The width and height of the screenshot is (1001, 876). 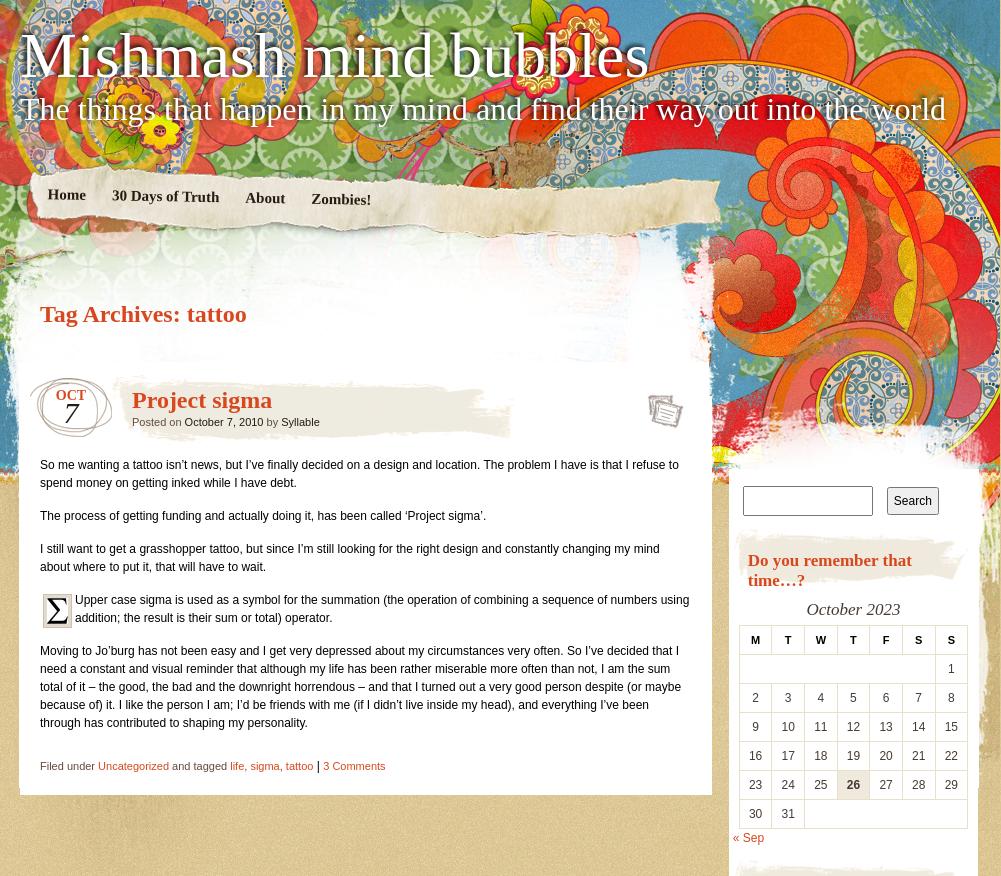 What do you see at coordinates (317, 765) in the screenshot?
I see `'|'` at bounding box center [317, 765].